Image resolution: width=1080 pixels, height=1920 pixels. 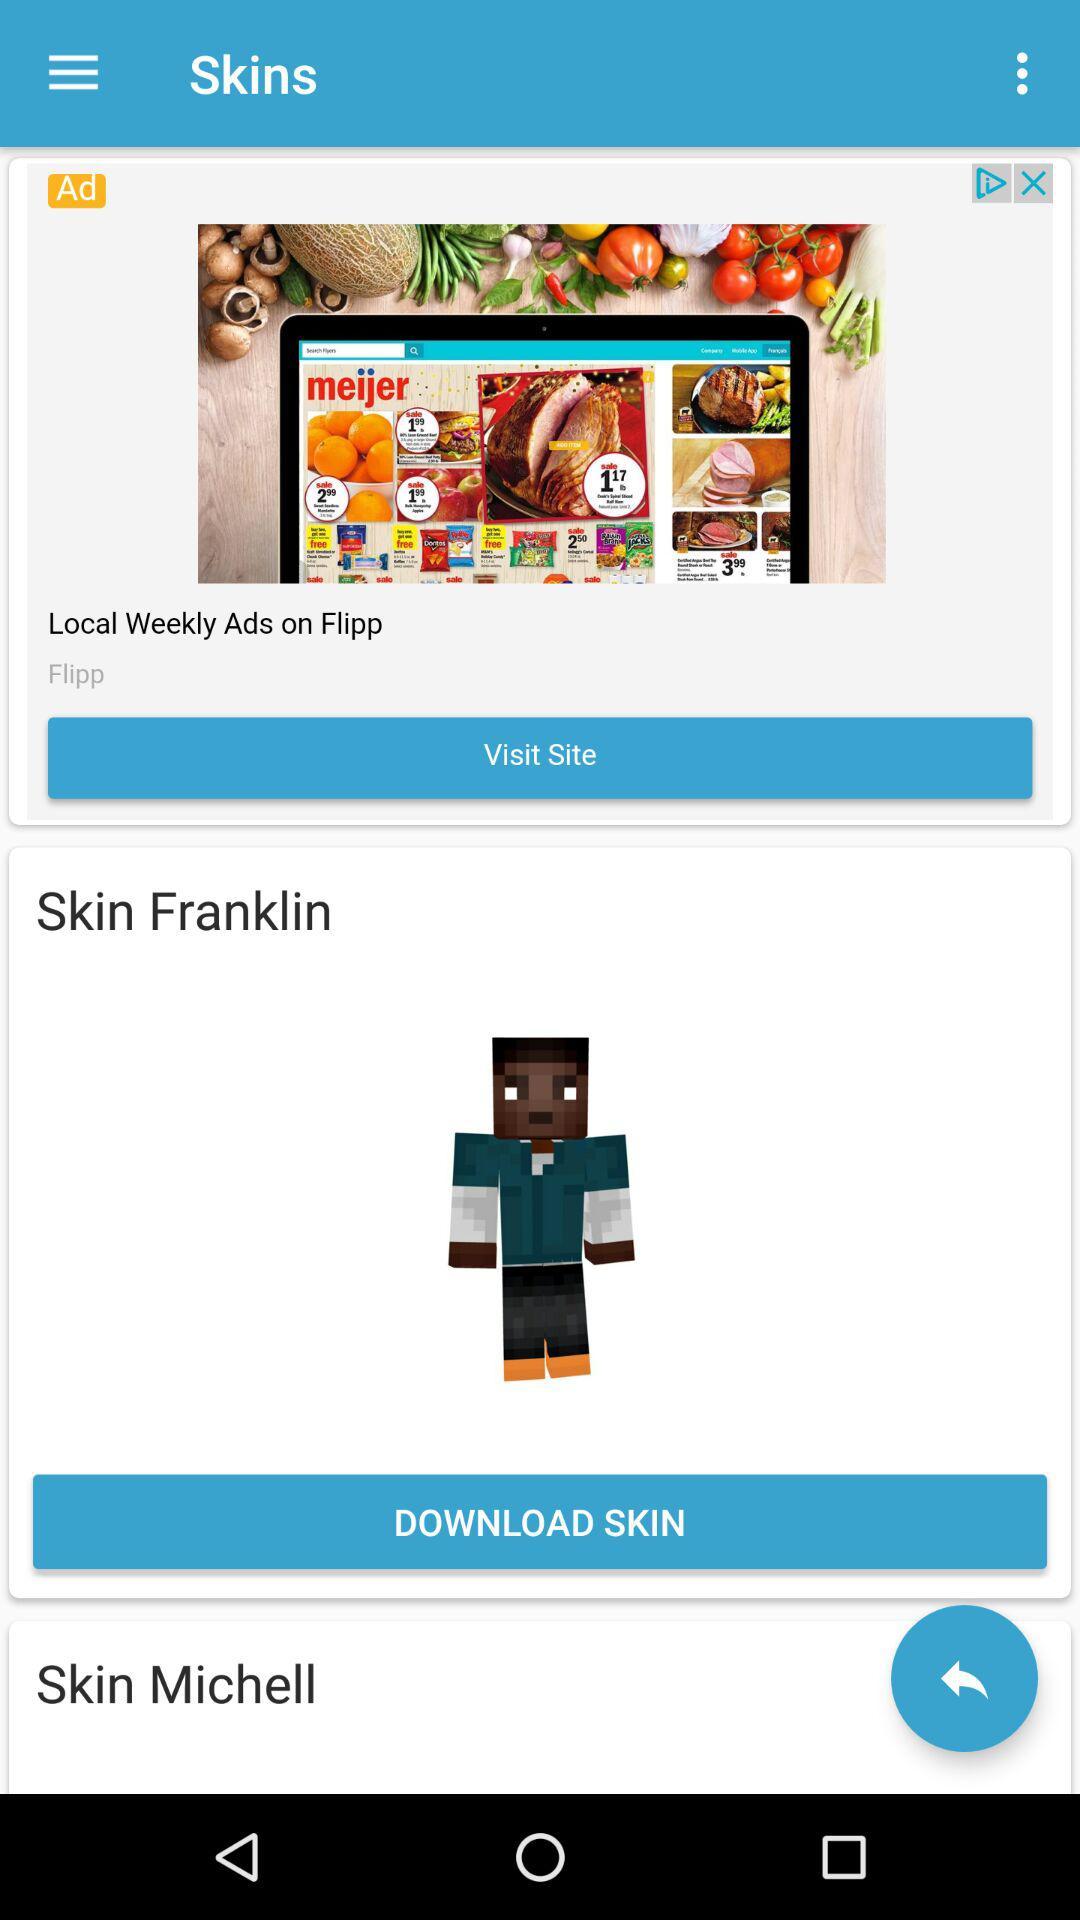 What do you see at coordinates (540, 491) in the screenshot?
I see `advertisement` at bounding box center [540, 491].